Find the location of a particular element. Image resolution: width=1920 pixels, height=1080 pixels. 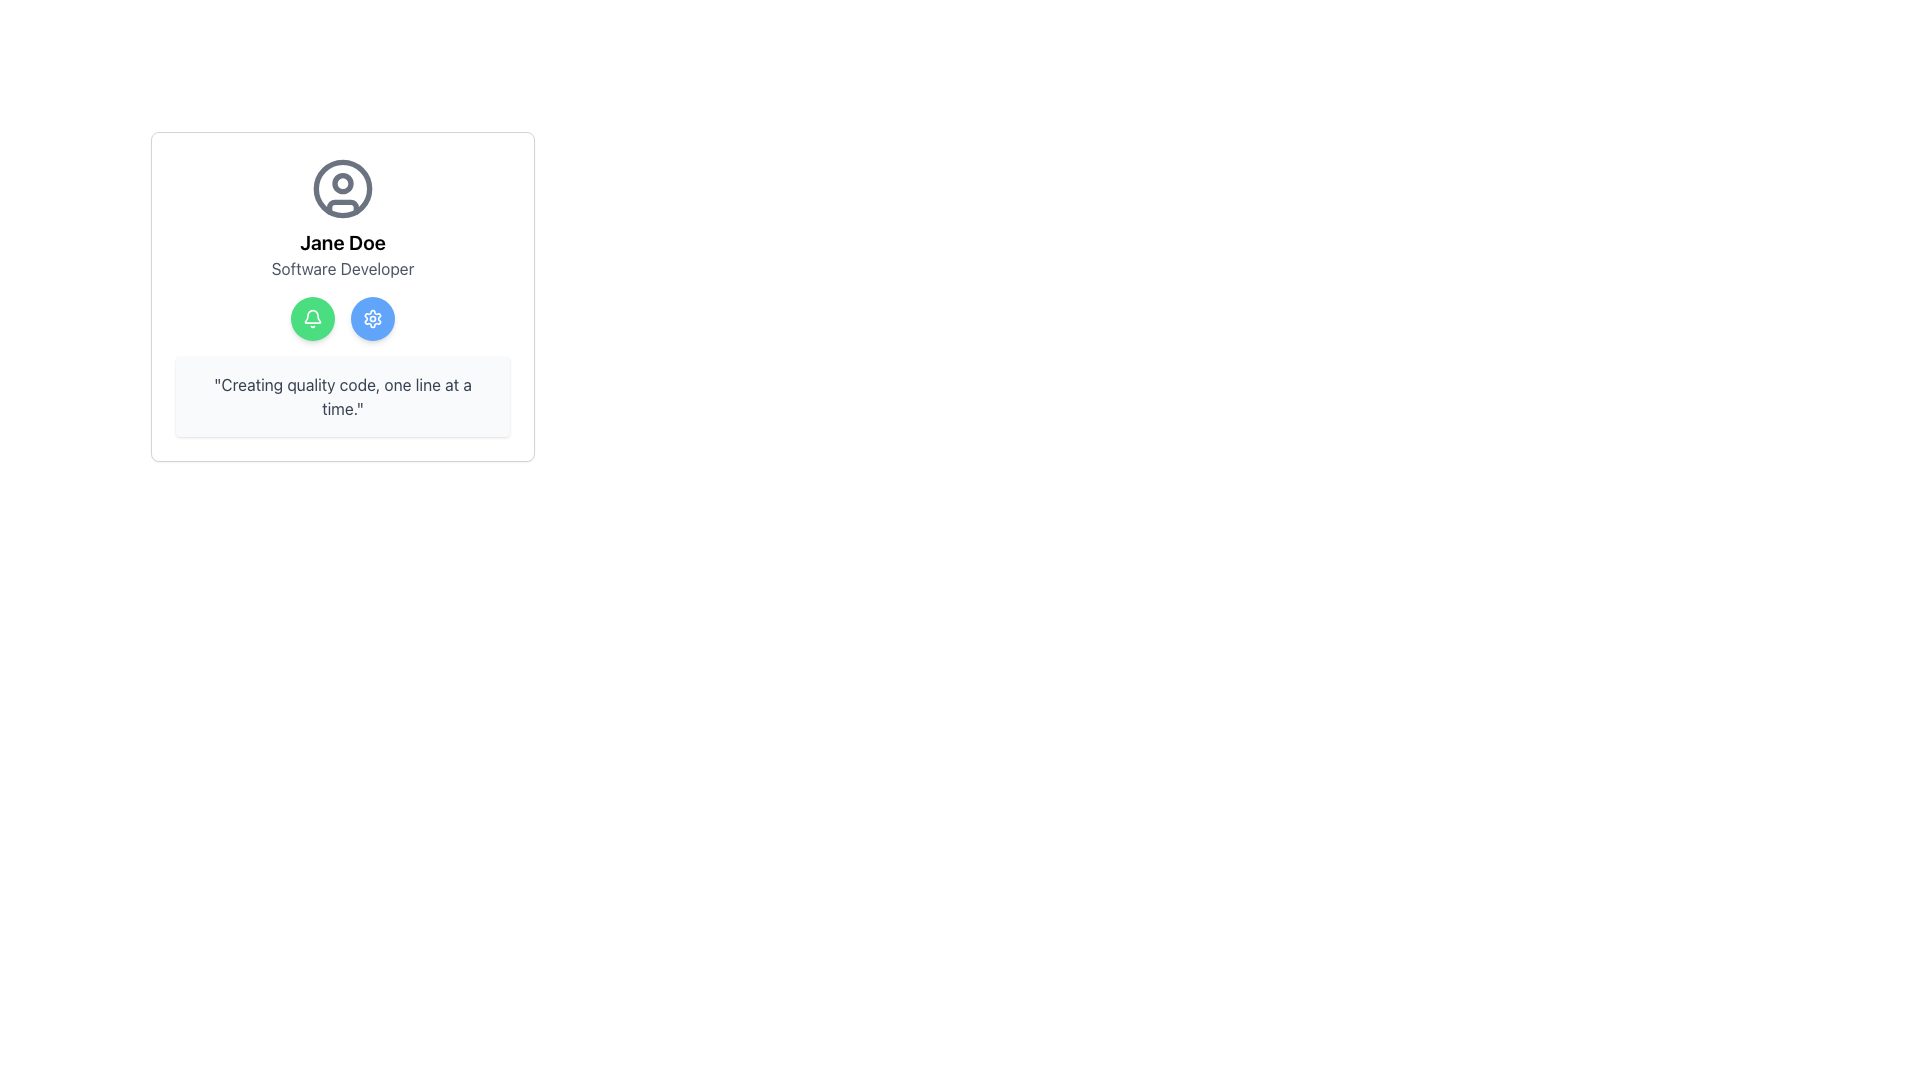

the static text block that reads 'Creating quality code, one line at a time.' located at the bottom of a profile card layout is located at coordinates (342, 397).